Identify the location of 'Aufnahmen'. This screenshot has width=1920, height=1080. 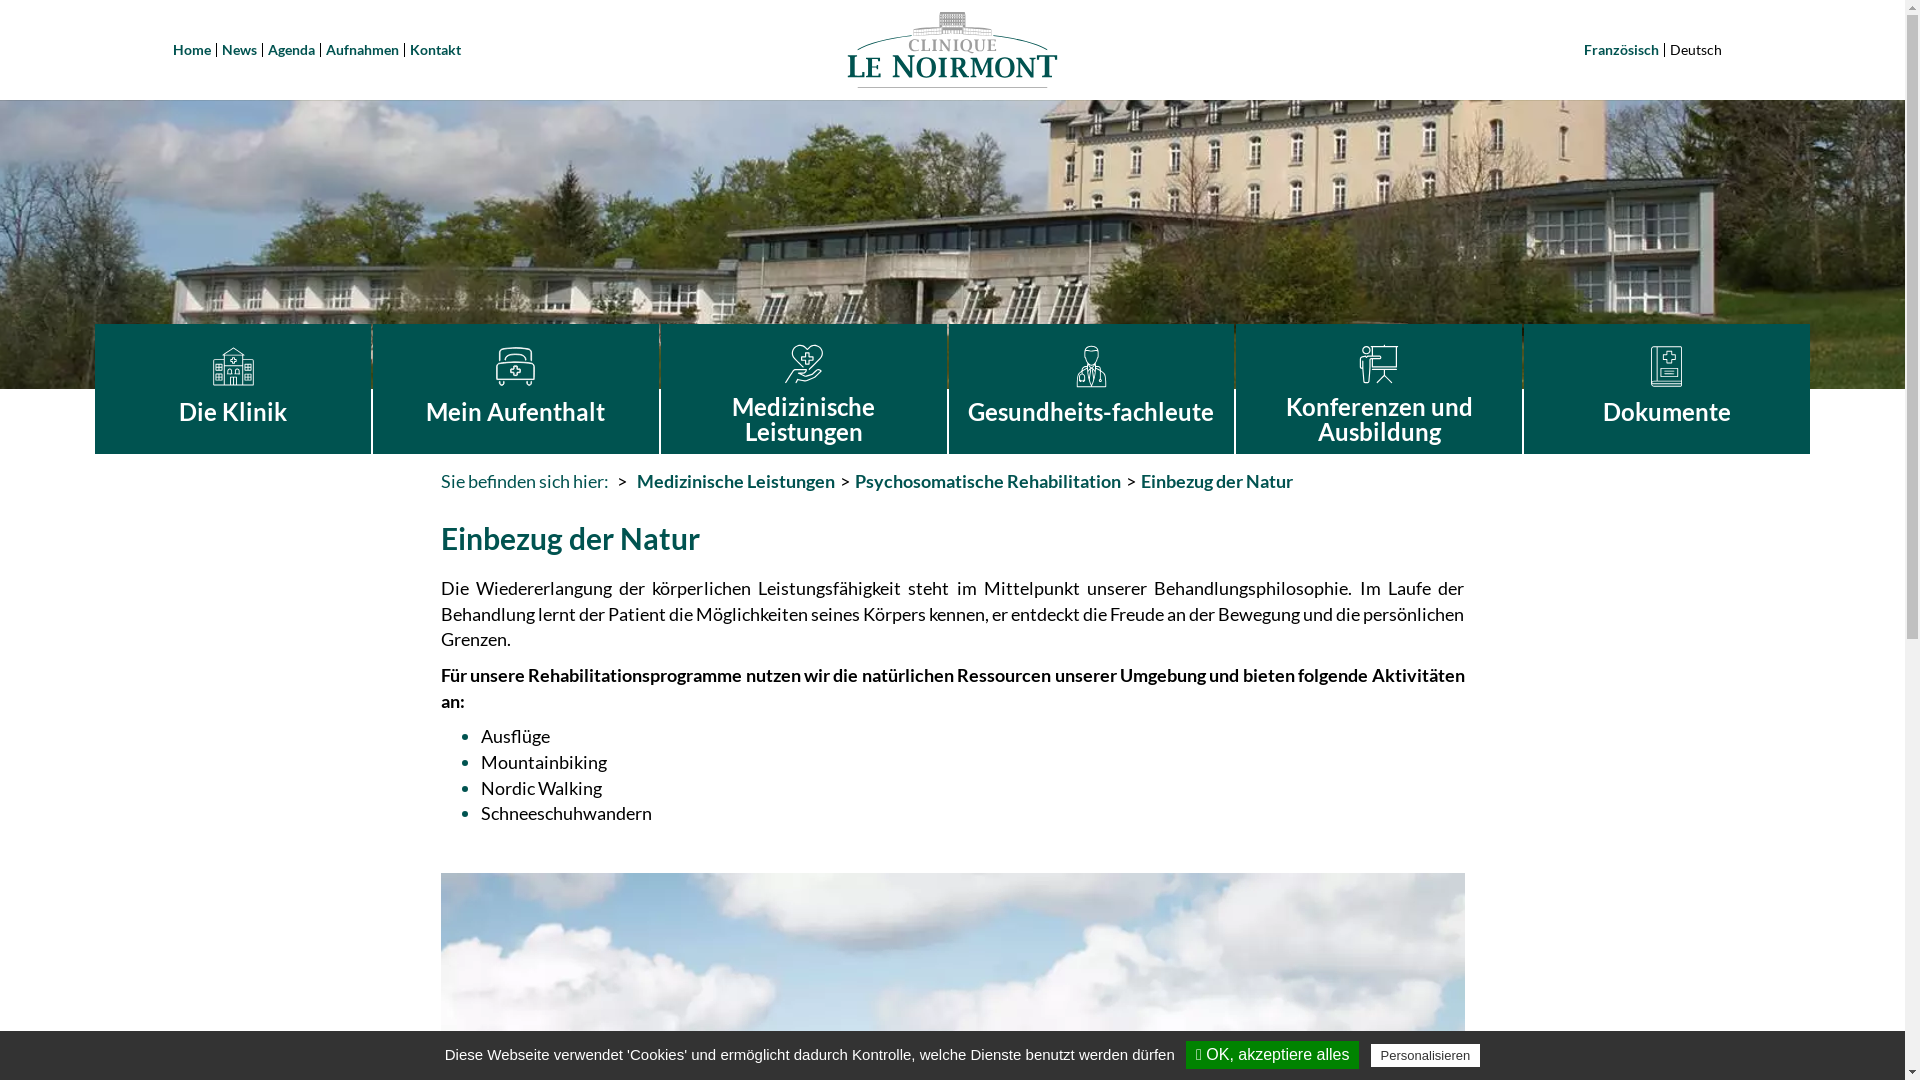
(326, 48).